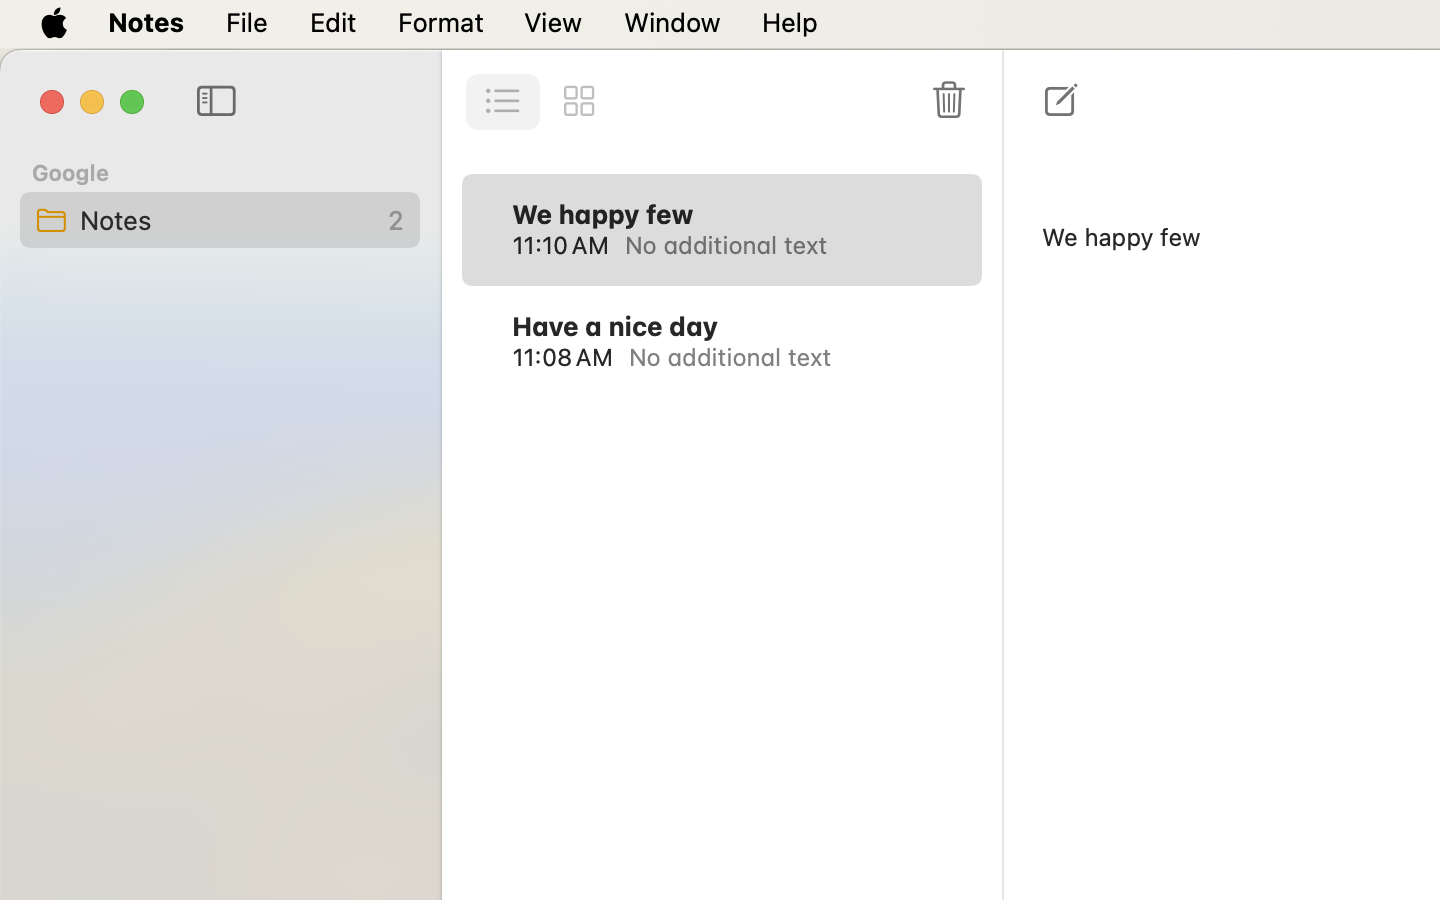  What do you see at coordinates (779, 243) in the screenshot?
I see `'No additional text'` at bounding box center [779, 243].